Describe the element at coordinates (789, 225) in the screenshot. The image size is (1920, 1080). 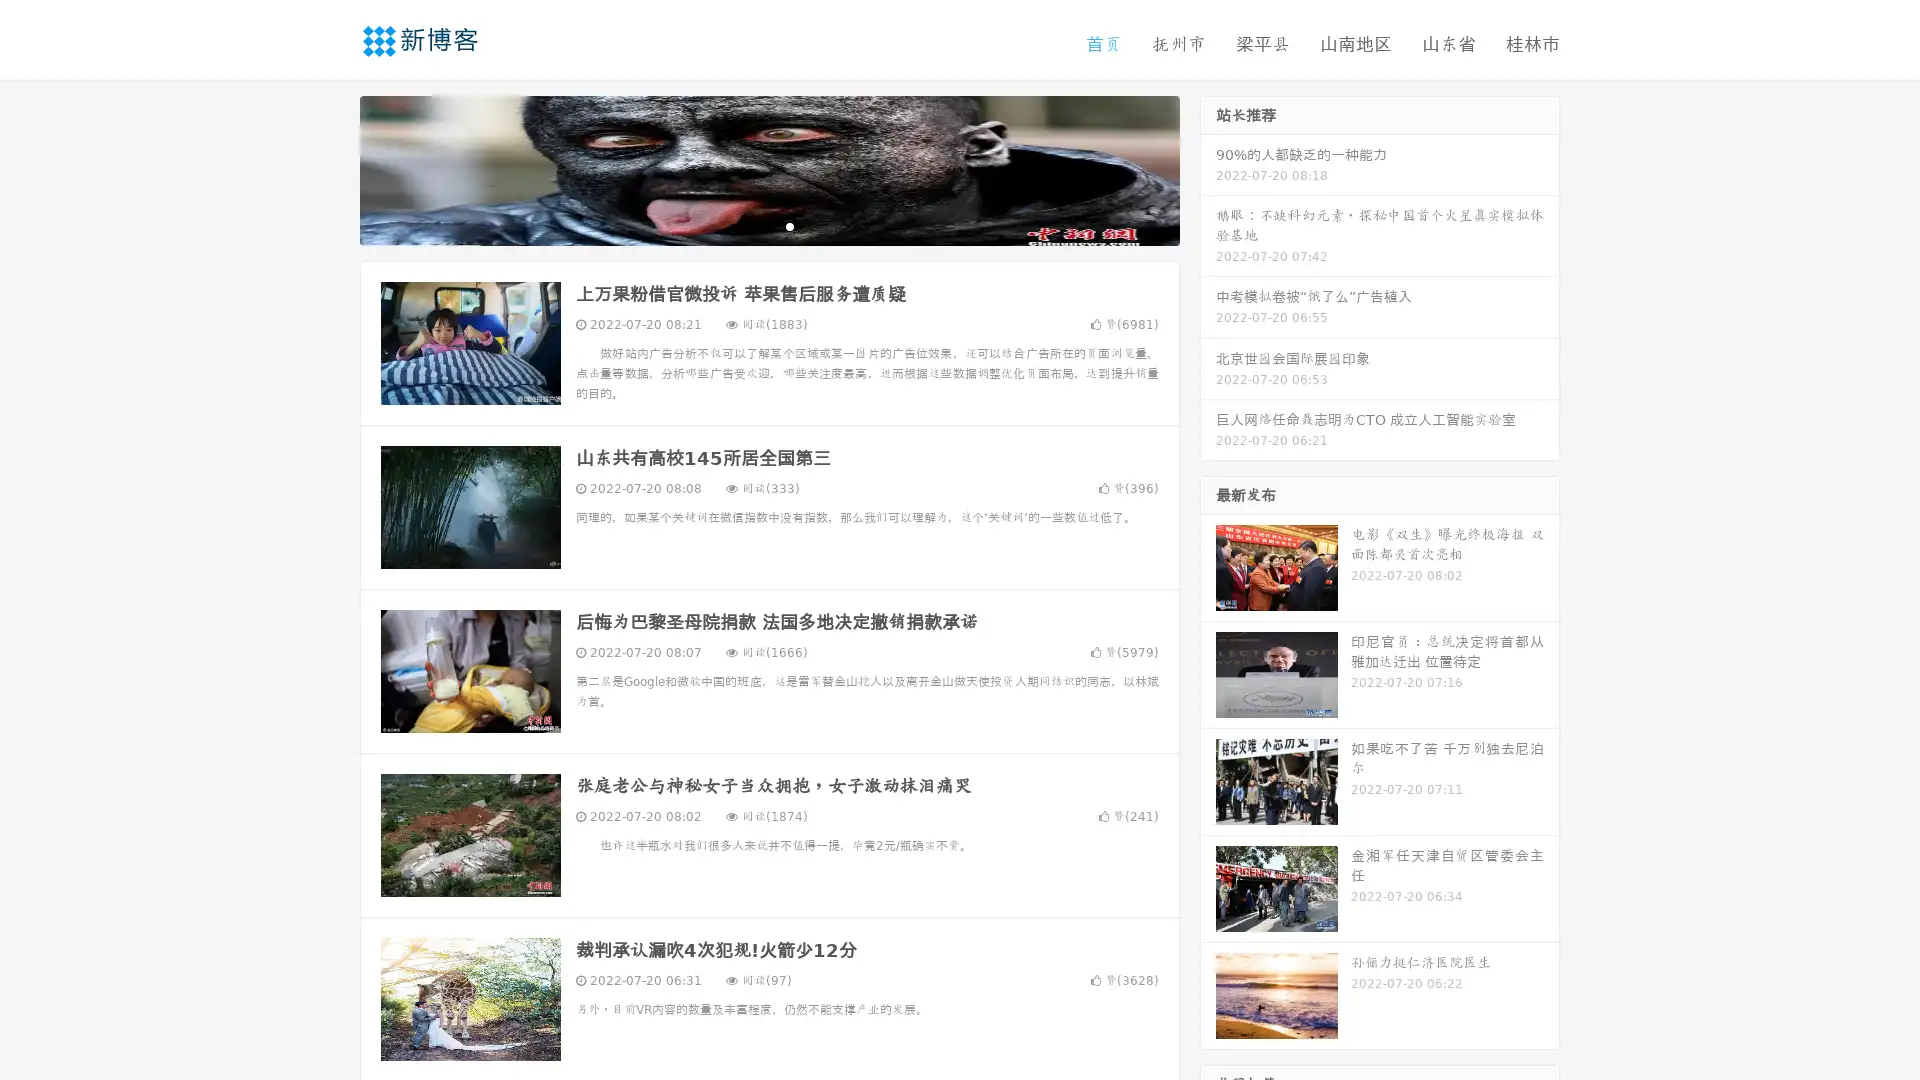
I see `Go to slide 3` at that location.